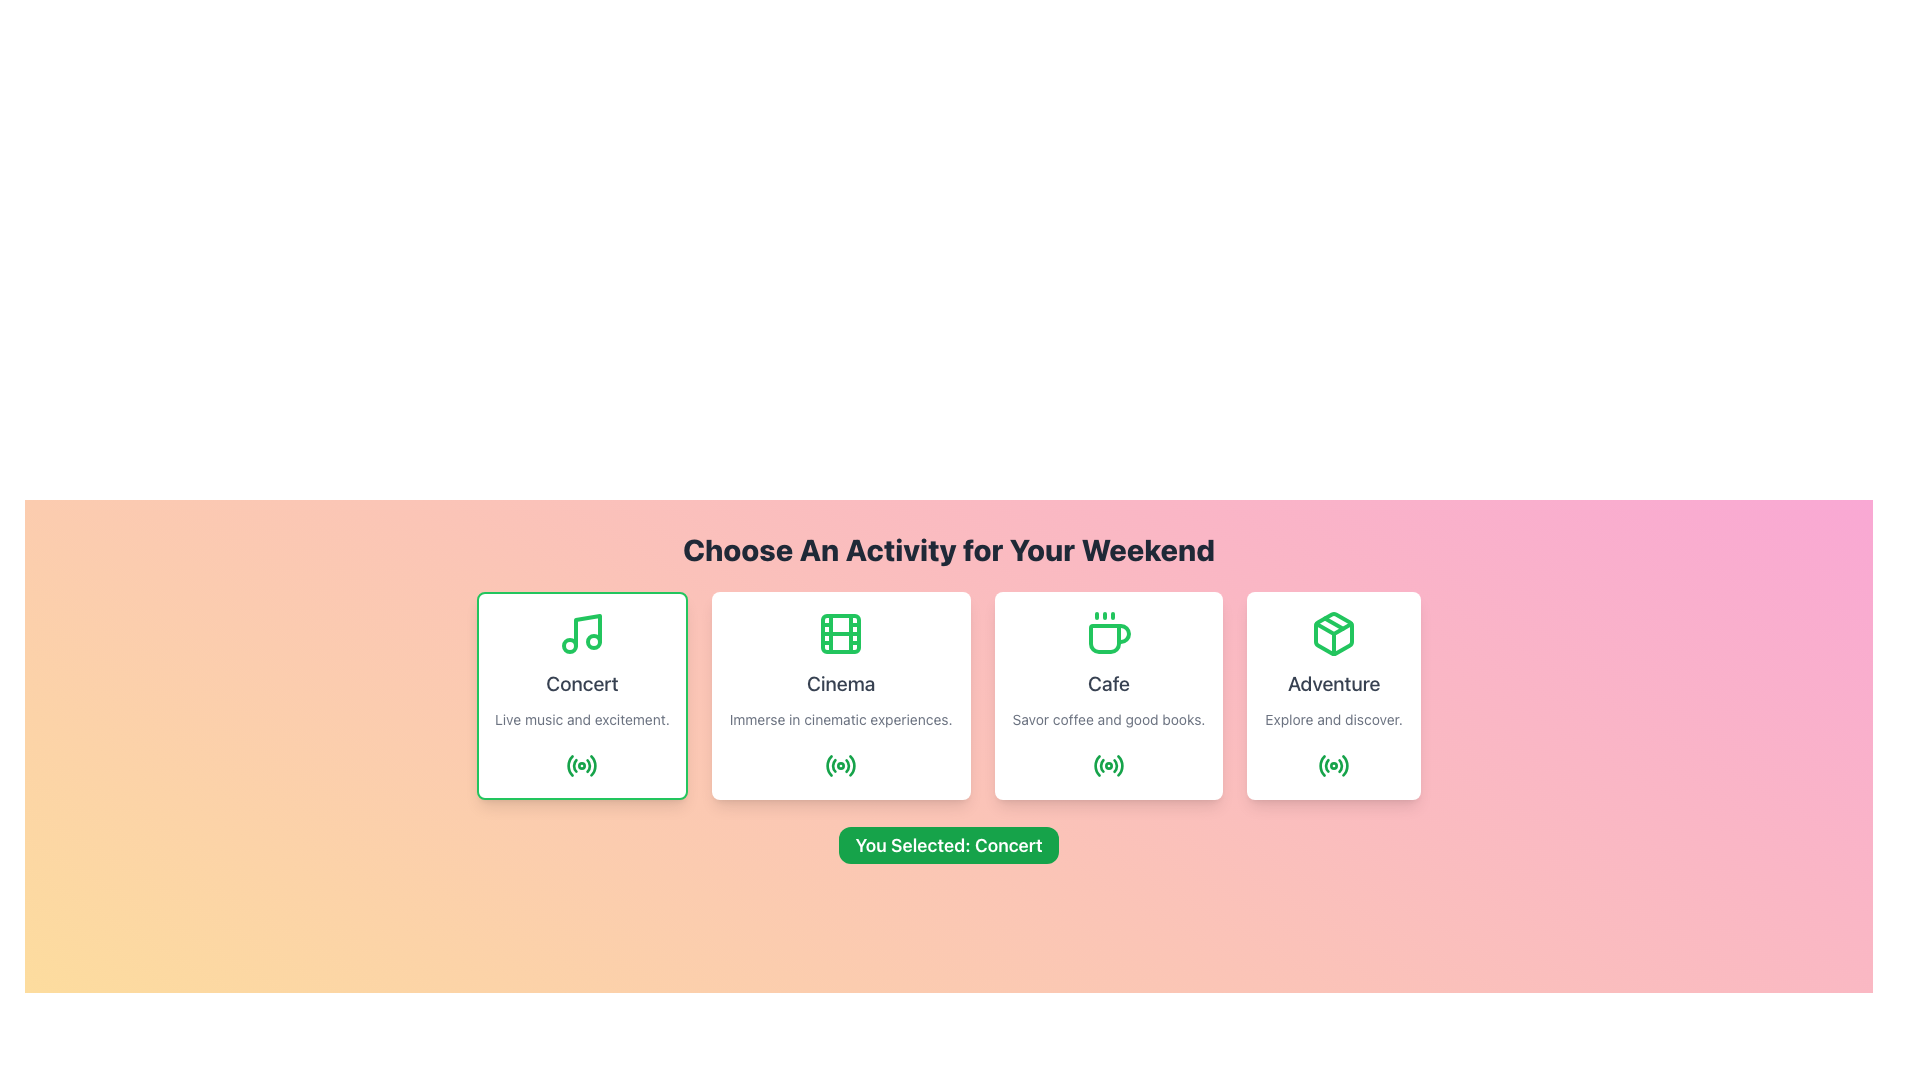  What do you see at coordinates (581, 694) in the screenshot?
I see `the first Button-like card labeled 'Concert' which features a green music note icon and a green radio wave icon at the bottom` at bounding box center [581, 694].